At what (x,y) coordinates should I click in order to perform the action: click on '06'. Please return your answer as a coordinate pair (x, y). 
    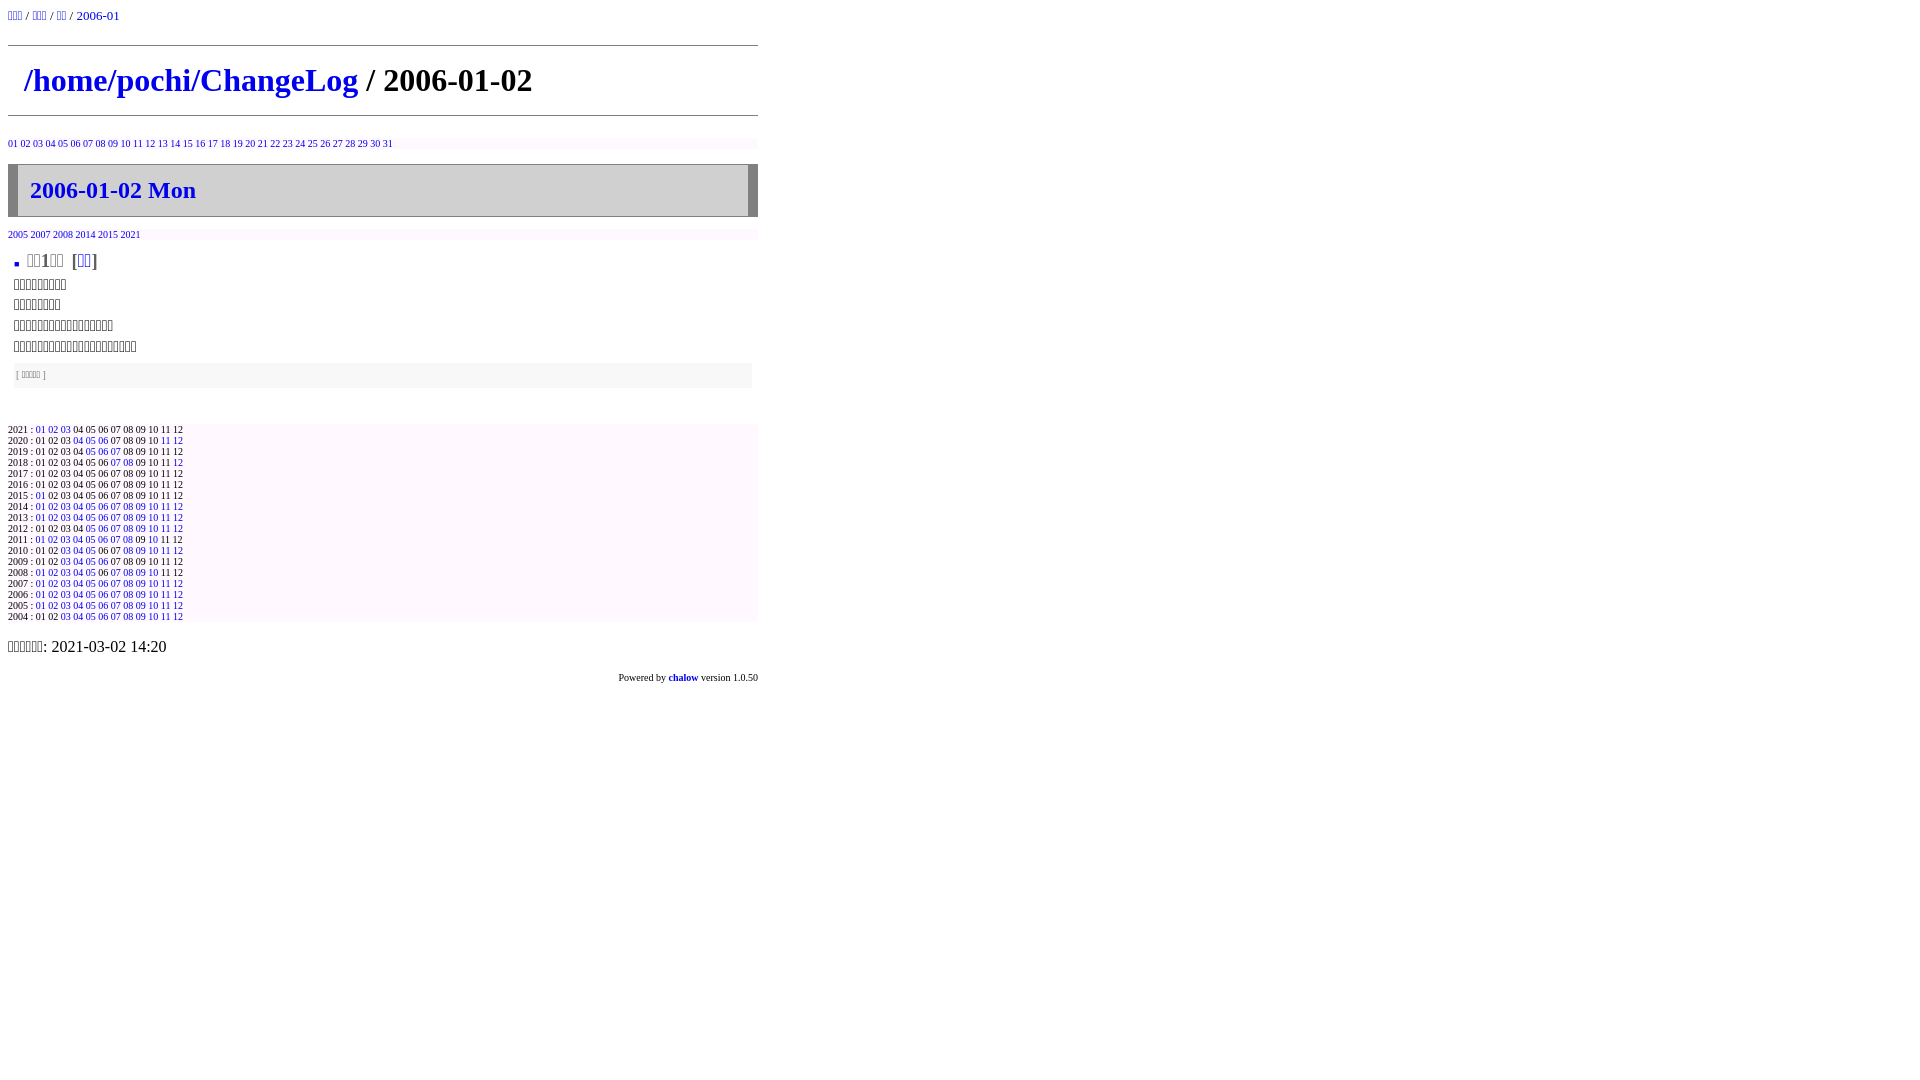
    Looking at the image, I should click on (101, 527).